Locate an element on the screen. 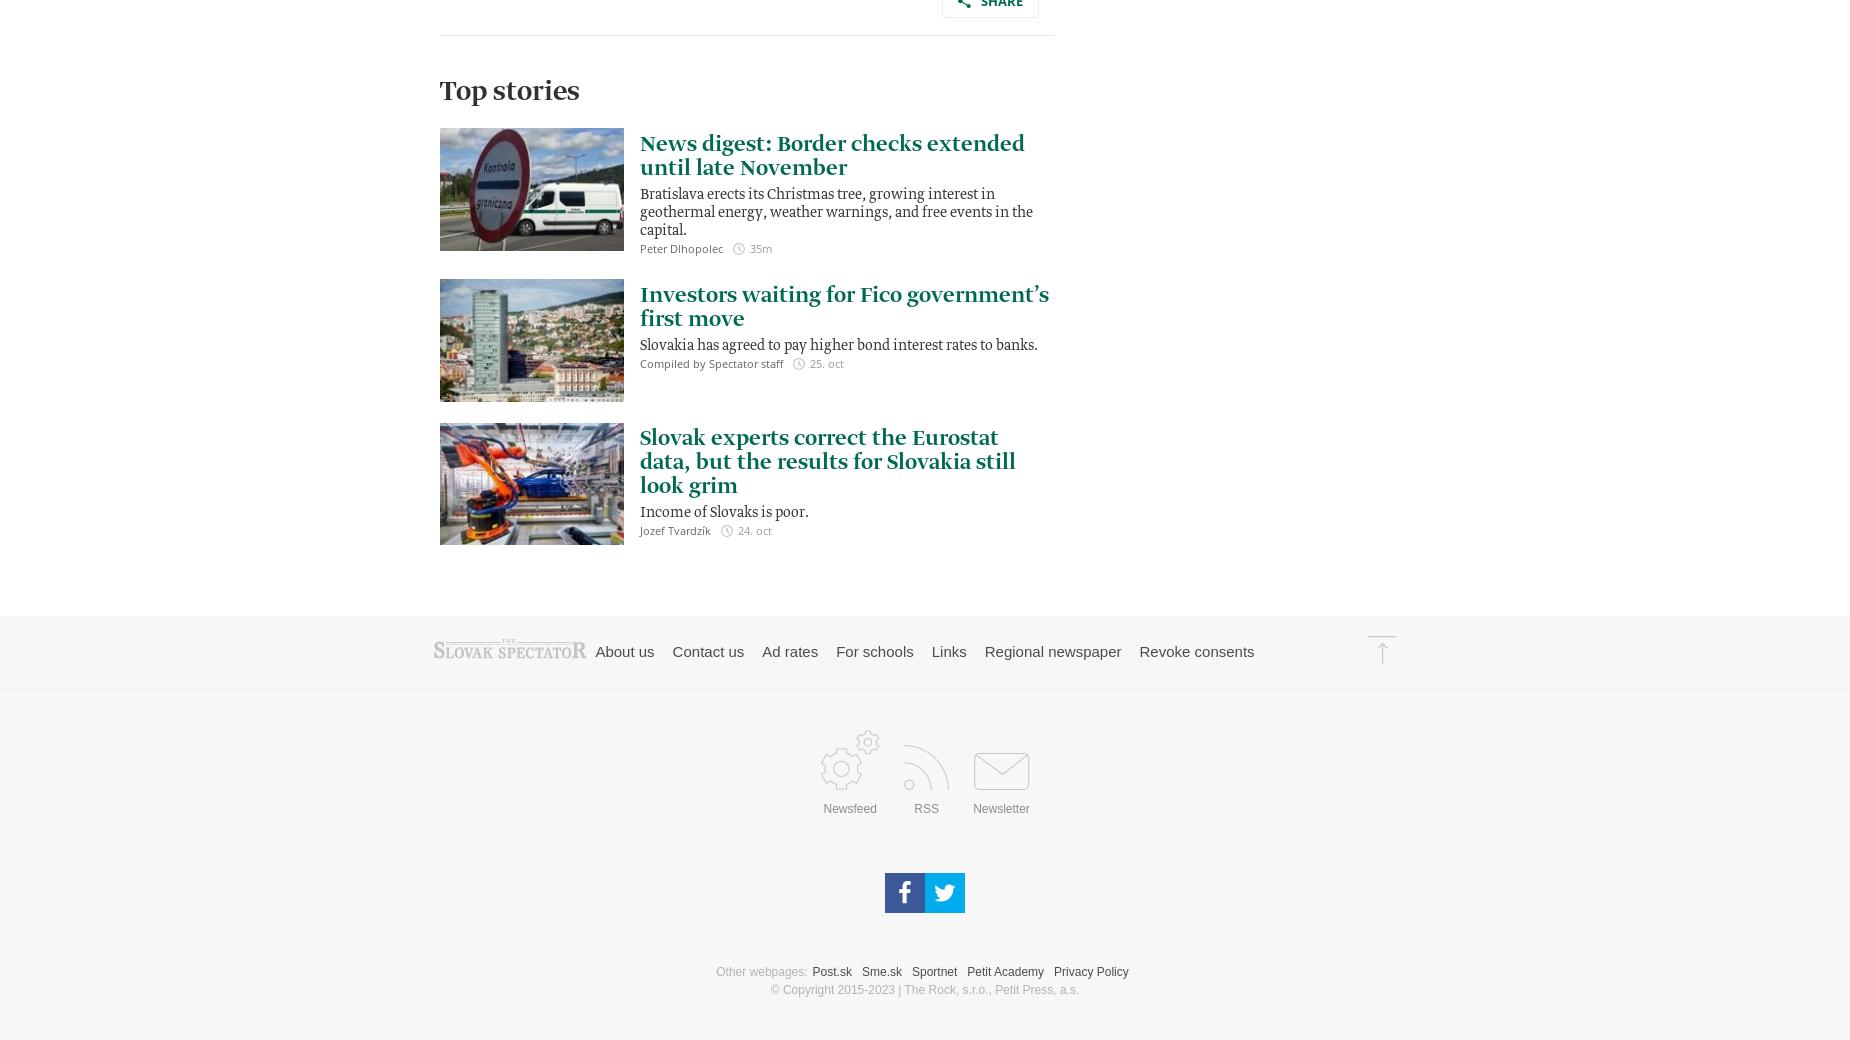 The width and height of the screenshot is (1850, 1040). 'Contact
us' is located at coordinates (707, 995).